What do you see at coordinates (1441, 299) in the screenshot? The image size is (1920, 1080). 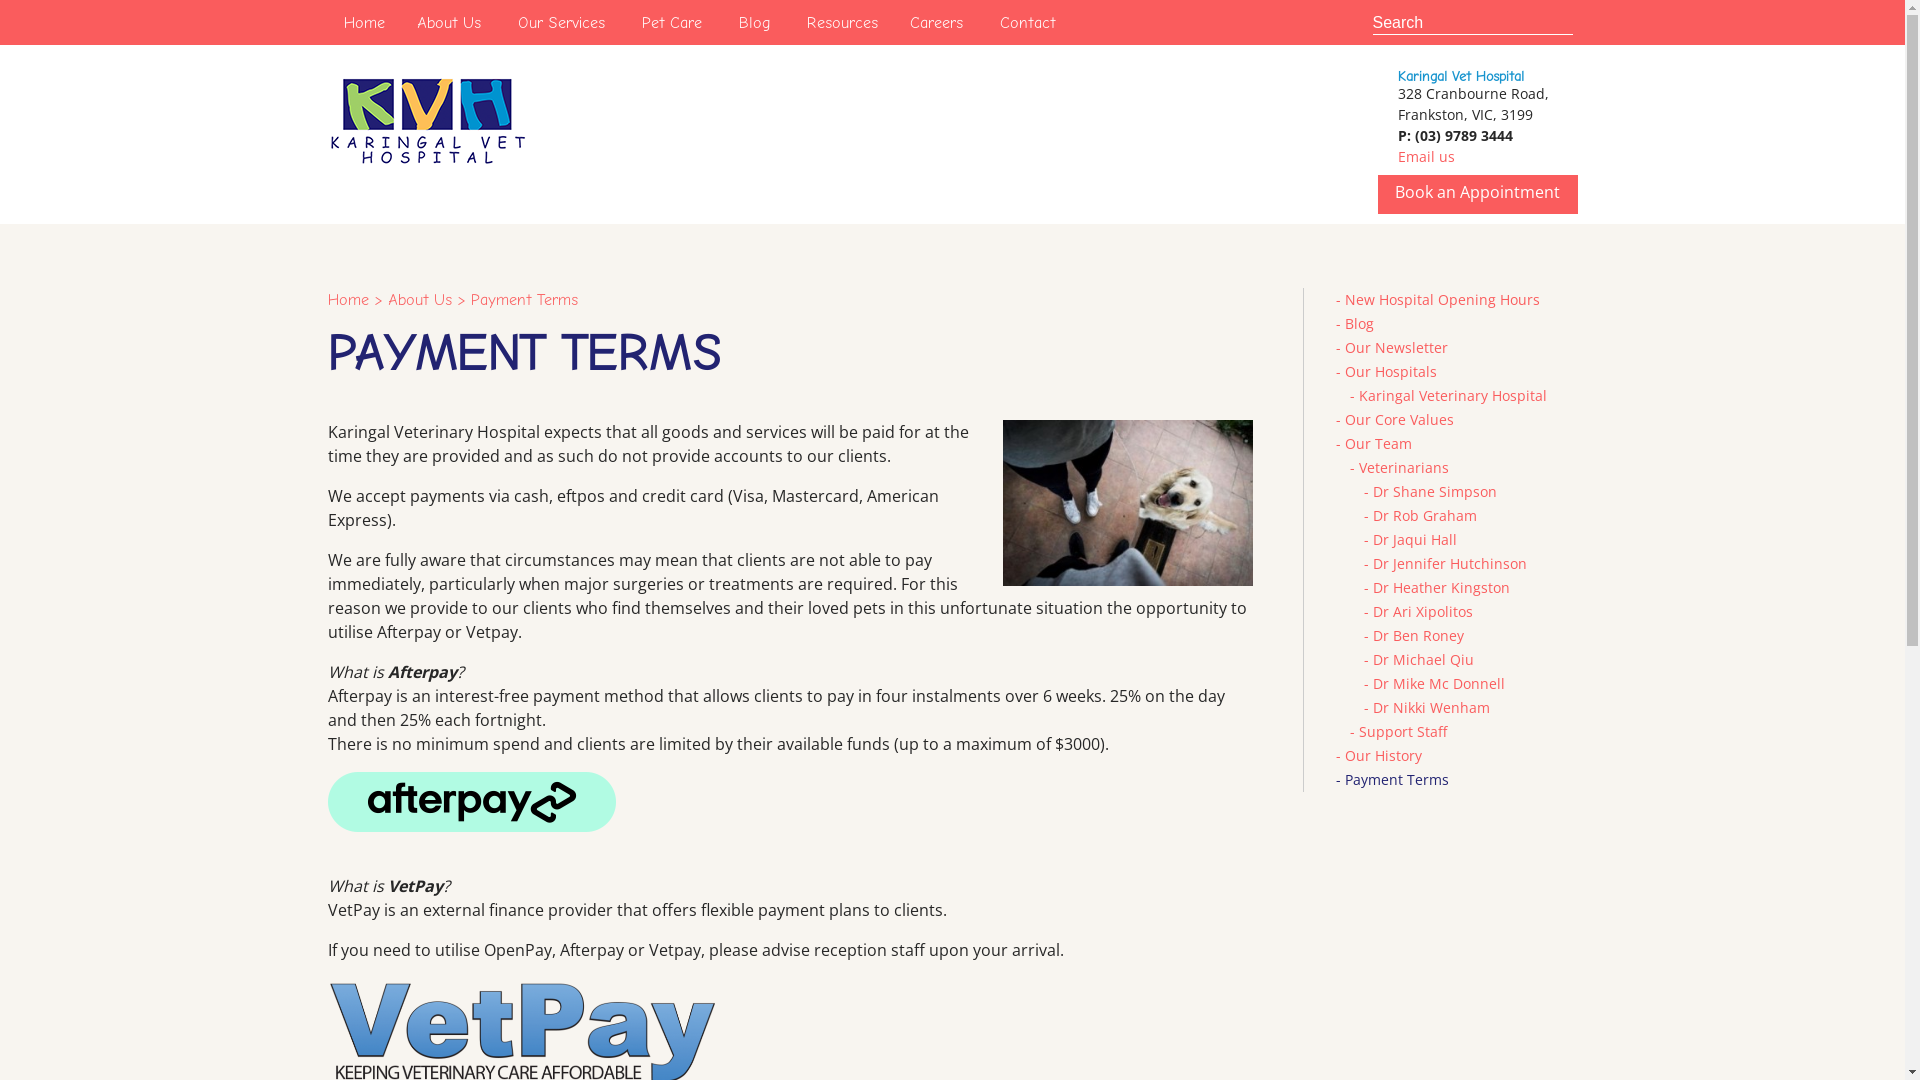 I see `'New Hospital Opening Hours'` at bounding box center [1441, 299].